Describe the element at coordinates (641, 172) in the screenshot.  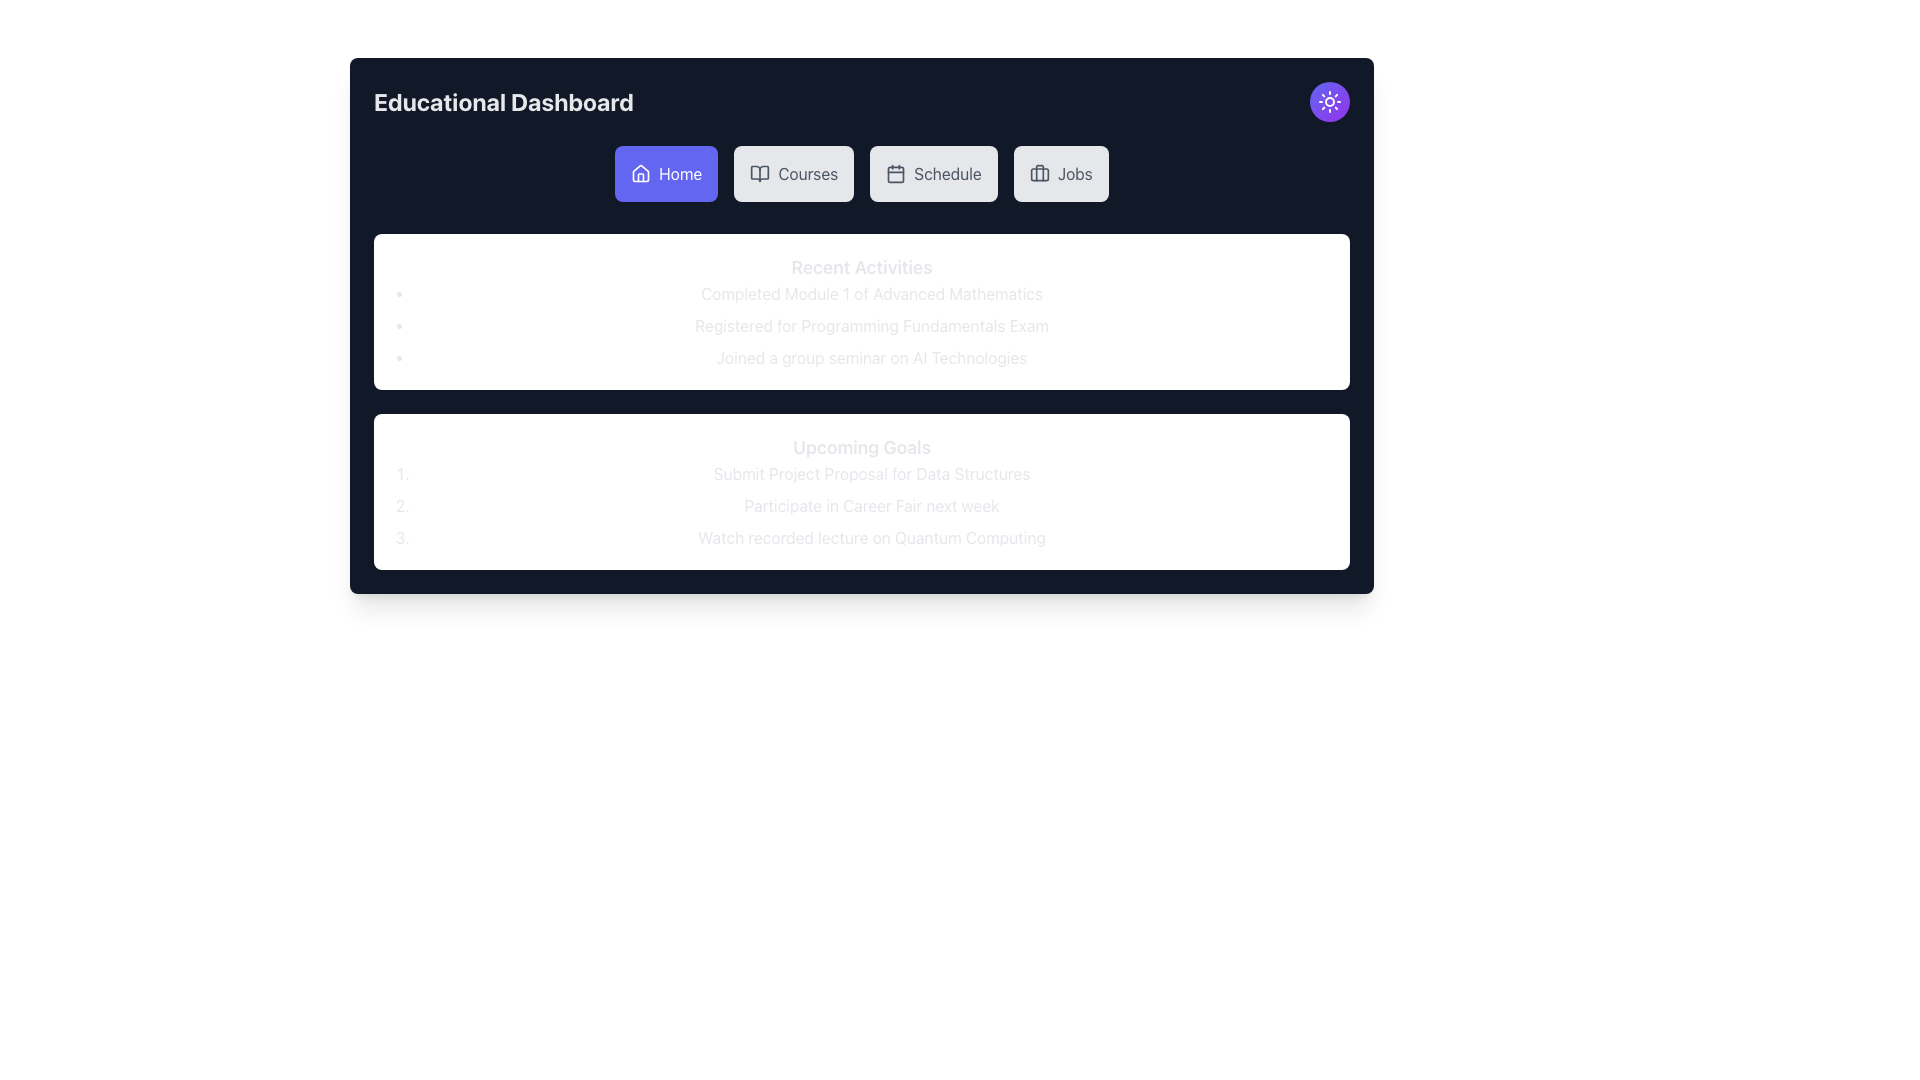
I see `the house icon located at the center of the 'Home' button in the navigation bar to view it as part of the button interaction` at that location.